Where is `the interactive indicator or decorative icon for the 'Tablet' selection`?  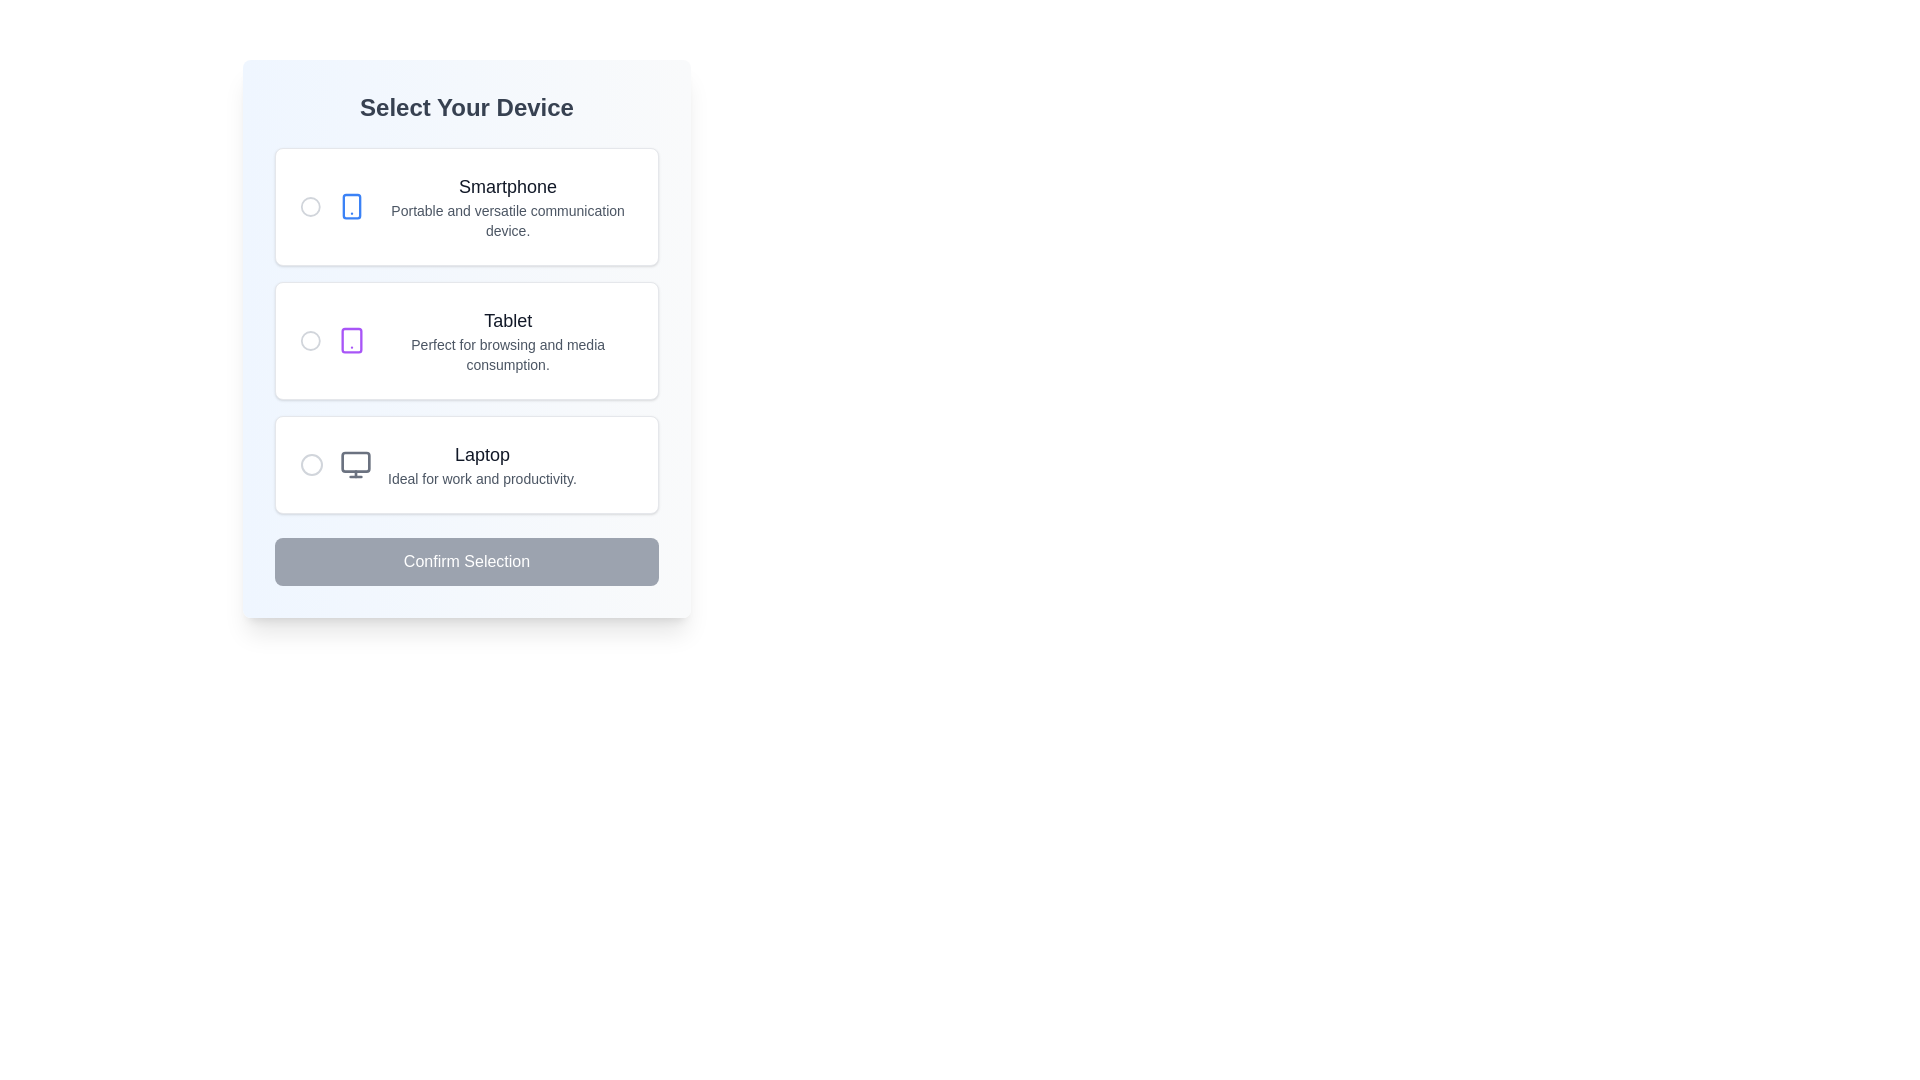
the interactive indicator or decorative icon for the 'Tablet' selection is located at coordinates (309, 339).